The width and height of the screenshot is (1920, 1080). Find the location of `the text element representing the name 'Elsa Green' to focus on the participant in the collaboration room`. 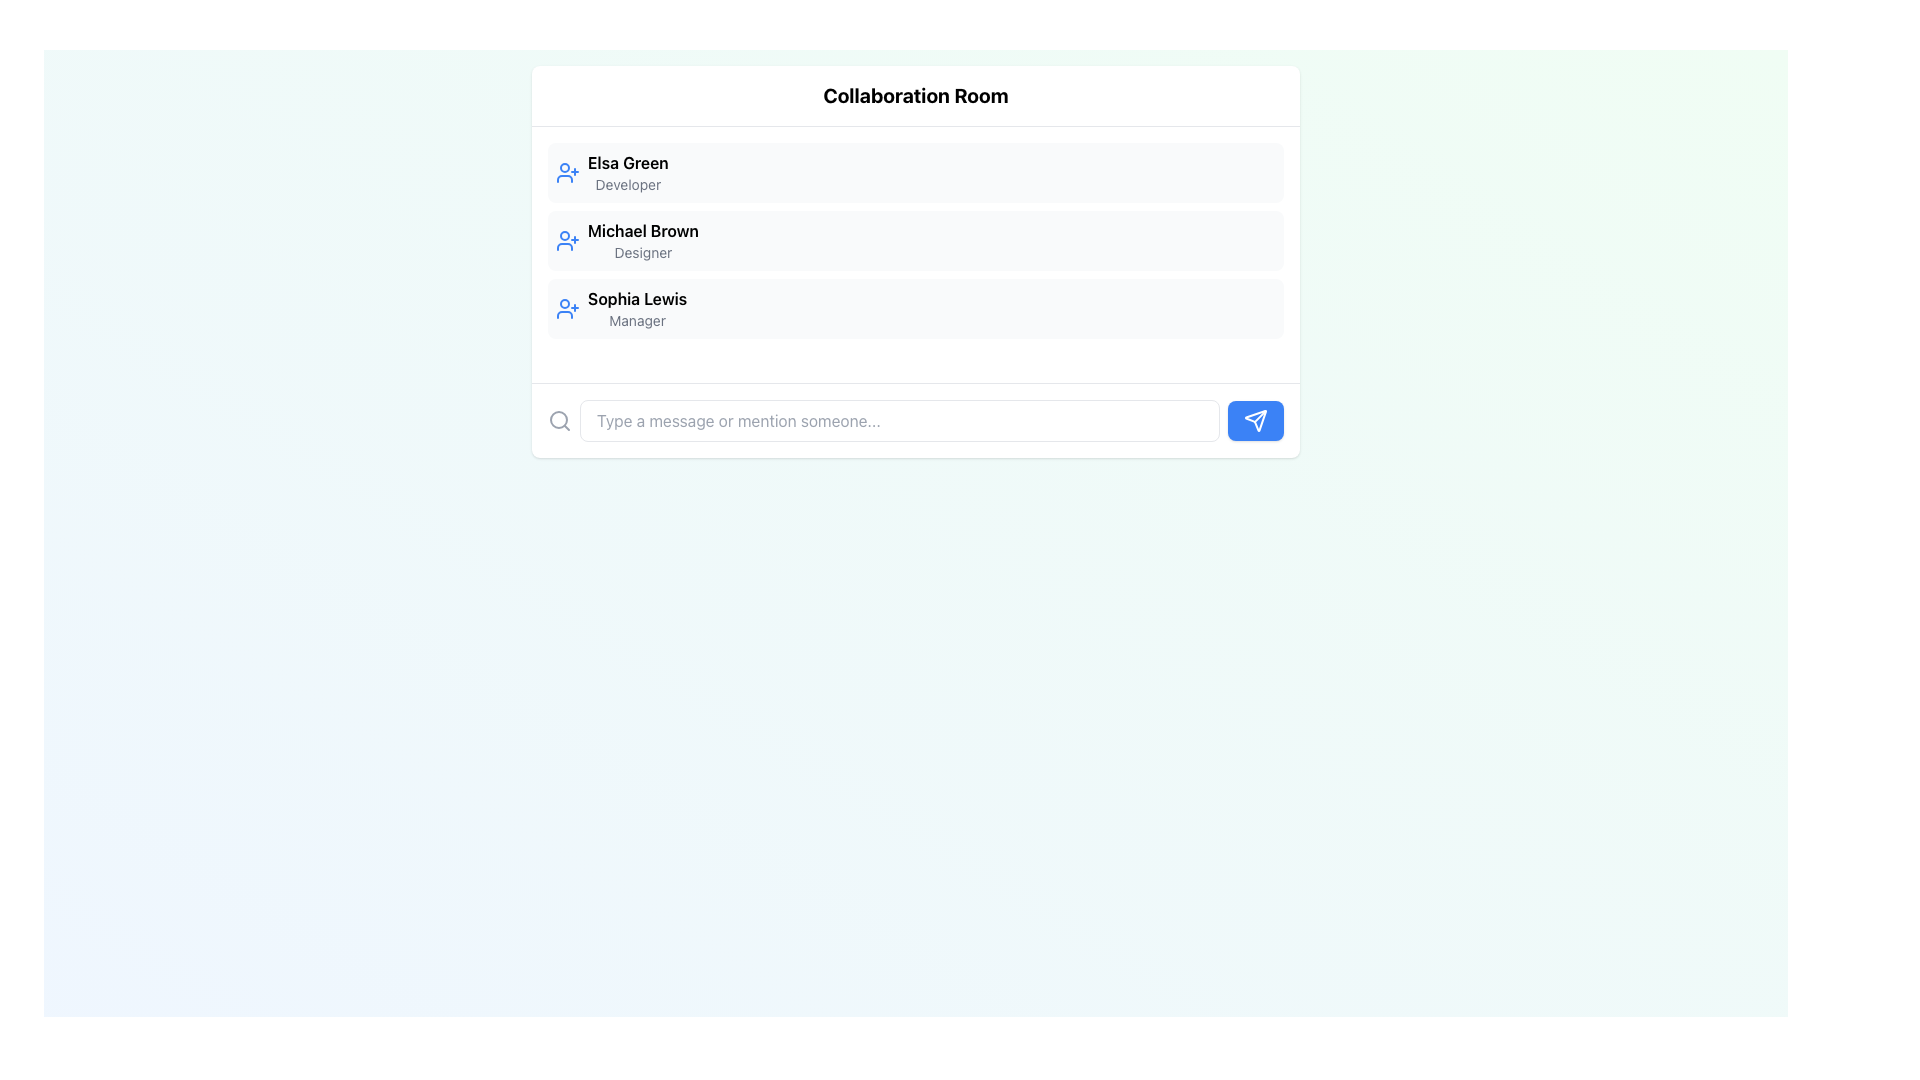

the text element representing the name 'Elsa Green' to focus on the participant in the collaboration room is located at coordinates (627, 161).